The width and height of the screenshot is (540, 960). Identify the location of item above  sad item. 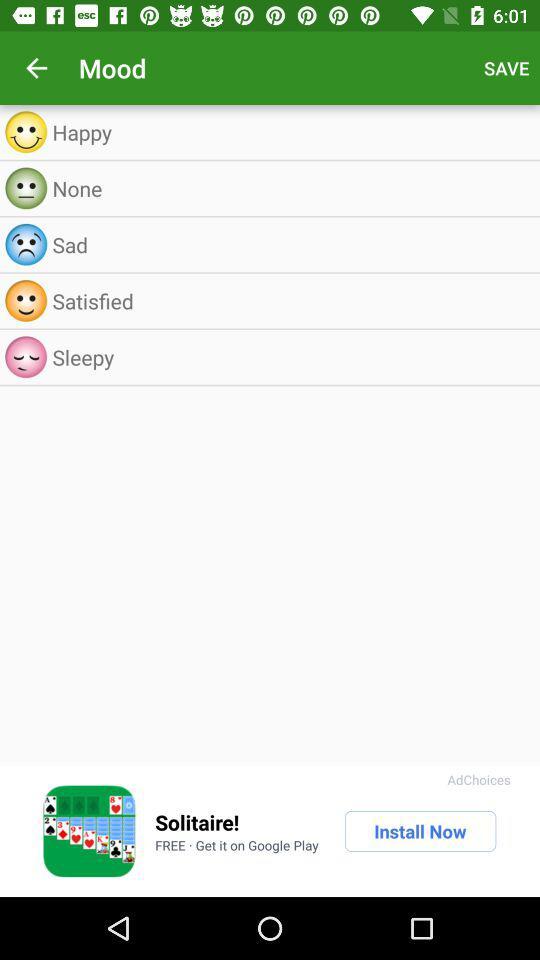
(290, 188).